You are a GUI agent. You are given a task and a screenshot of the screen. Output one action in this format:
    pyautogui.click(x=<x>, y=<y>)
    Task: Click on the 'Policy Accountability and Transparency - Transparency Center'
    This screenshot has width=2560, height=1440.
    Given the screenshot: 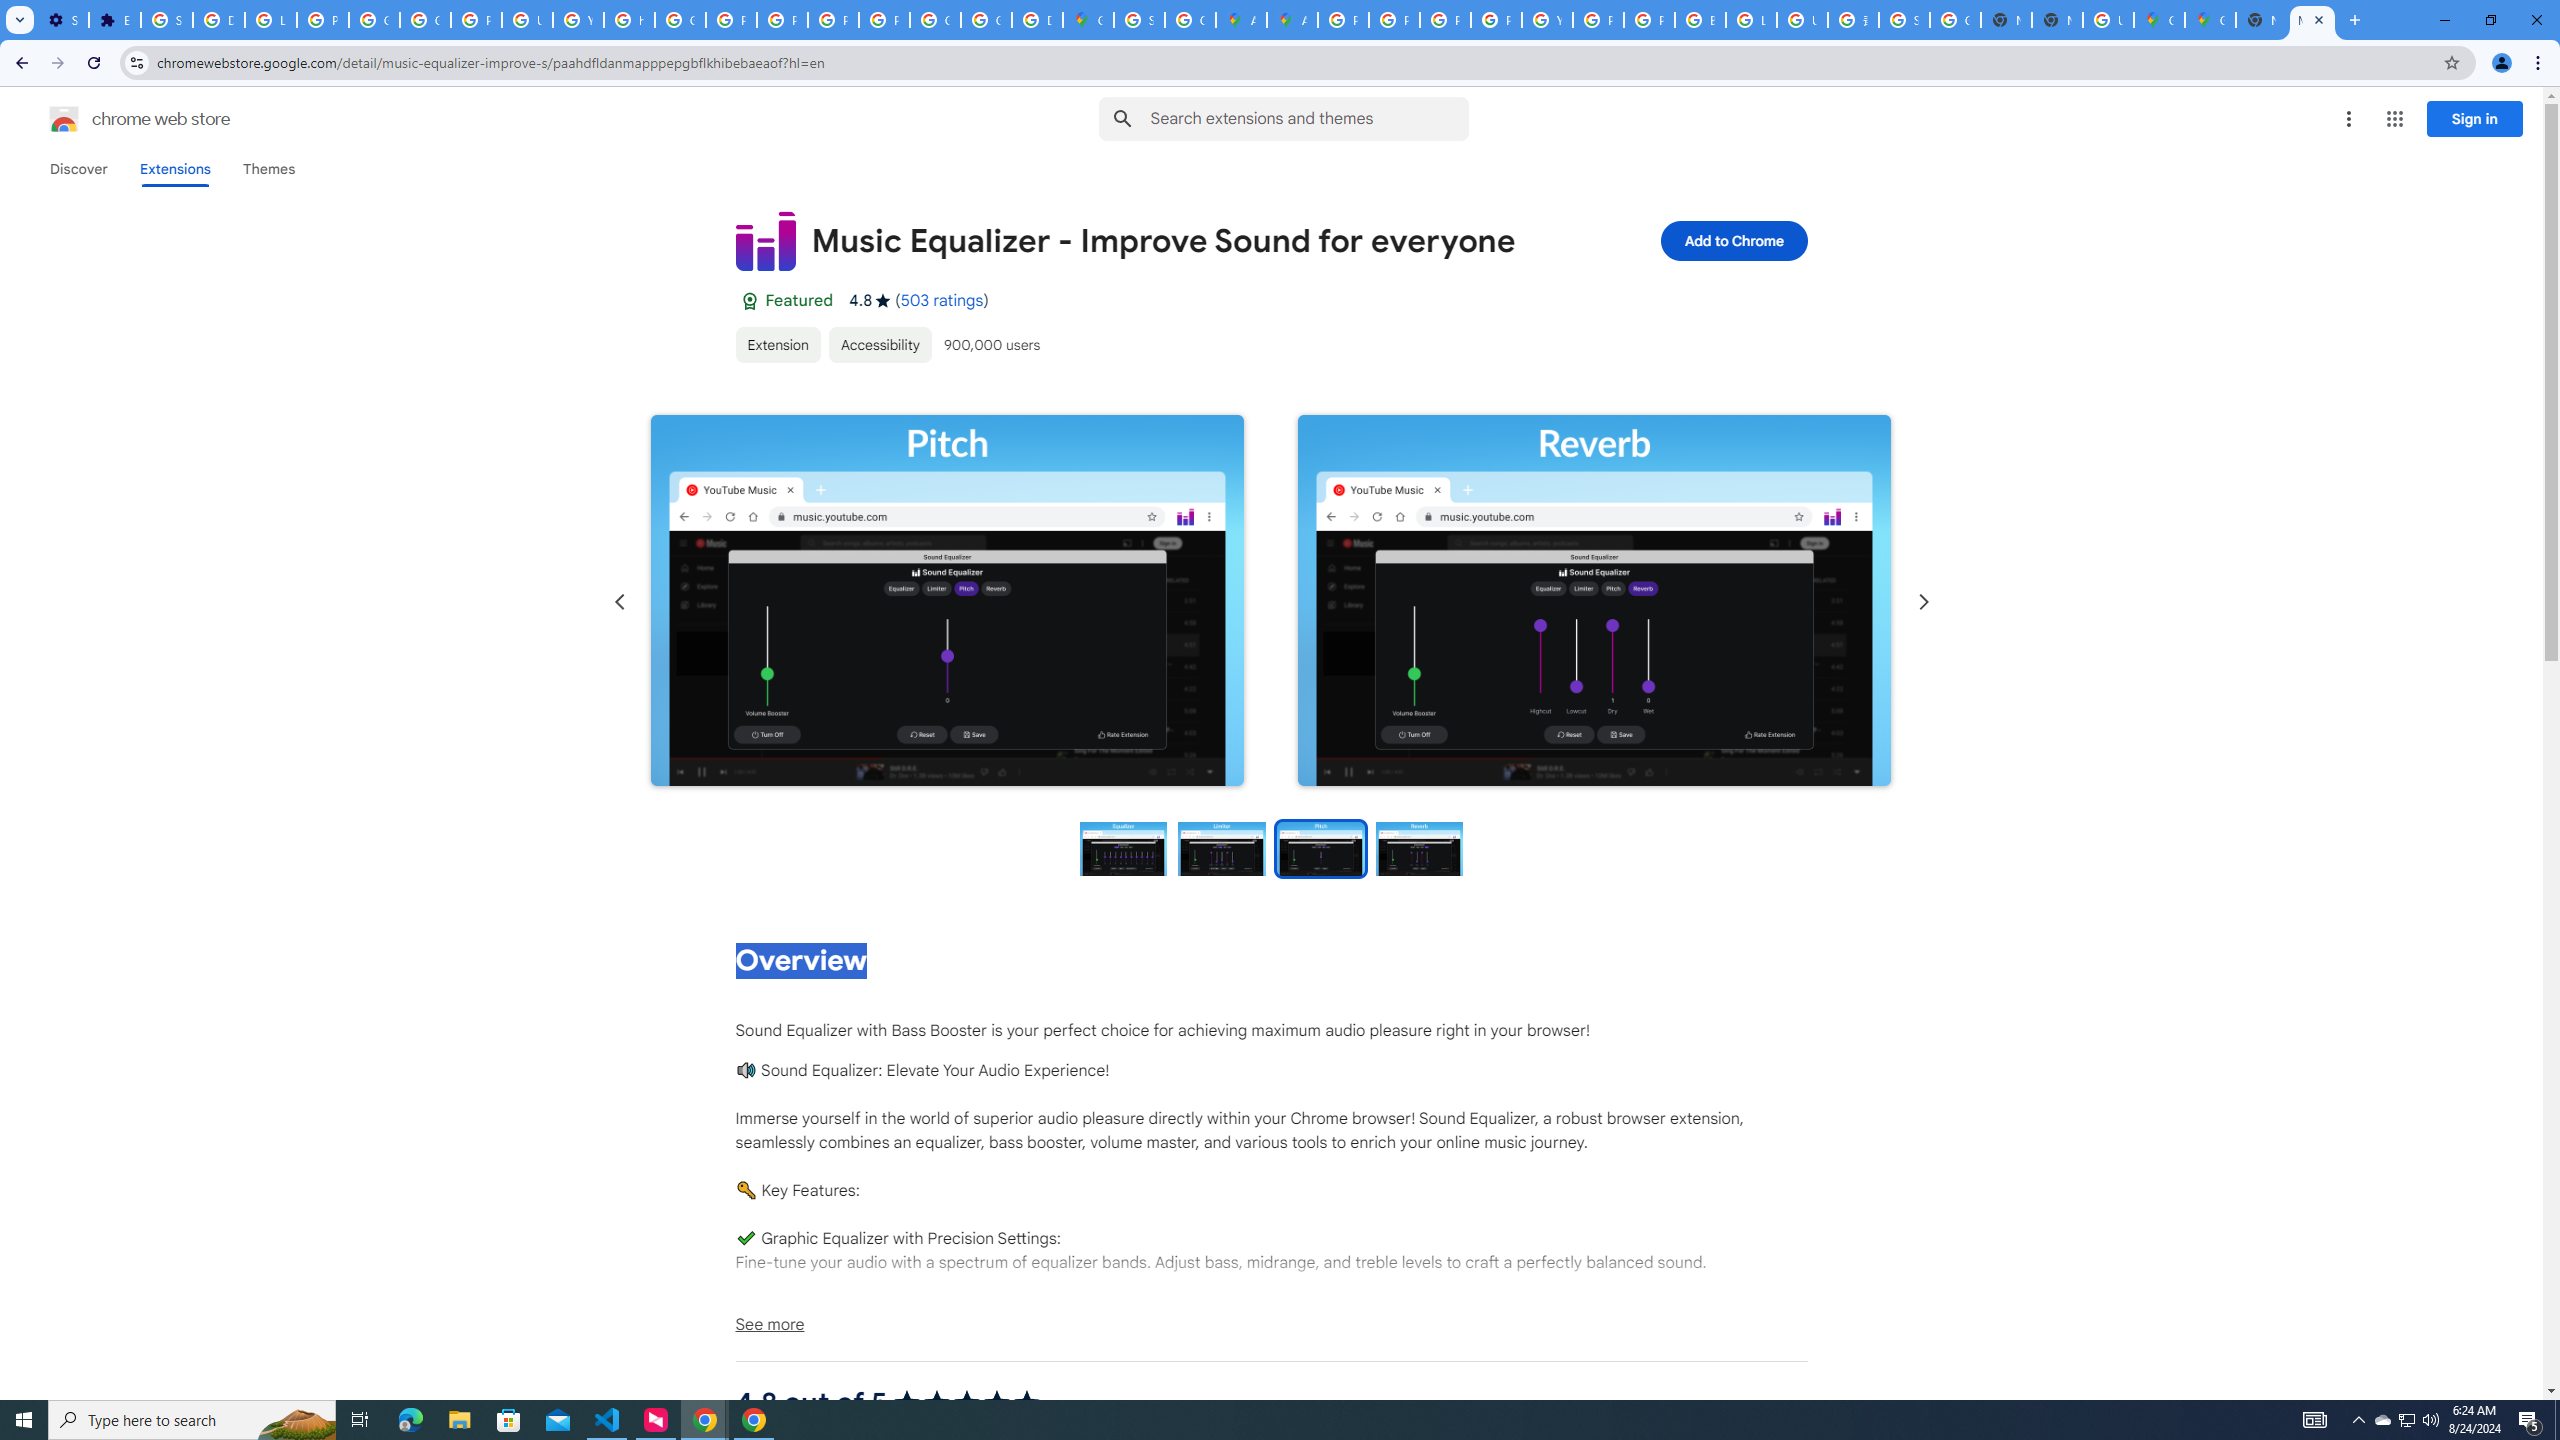 What is the action you would take?
    pyautogui.click(x=1341, y=19)
    